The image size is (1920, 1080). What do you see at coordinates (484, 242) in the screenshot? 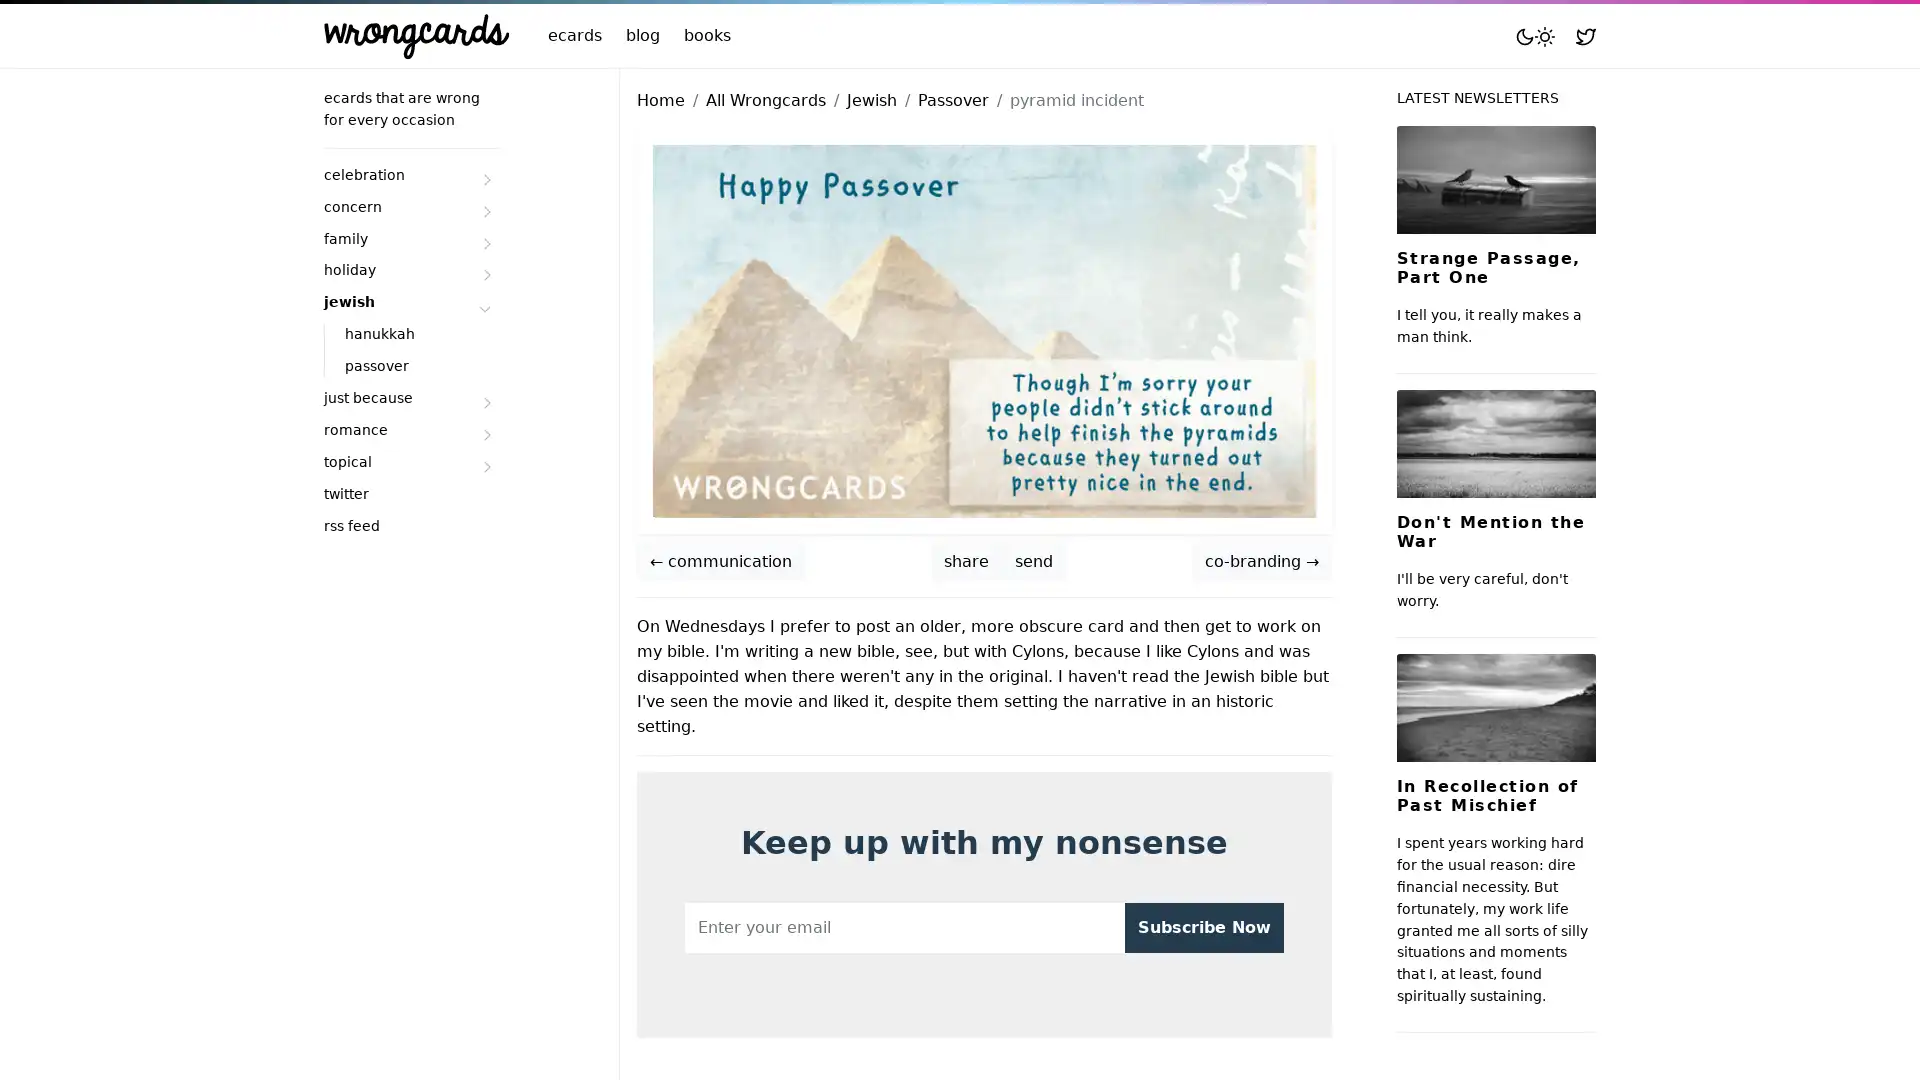
I see `Submenu` at bounding box center [484, 242].